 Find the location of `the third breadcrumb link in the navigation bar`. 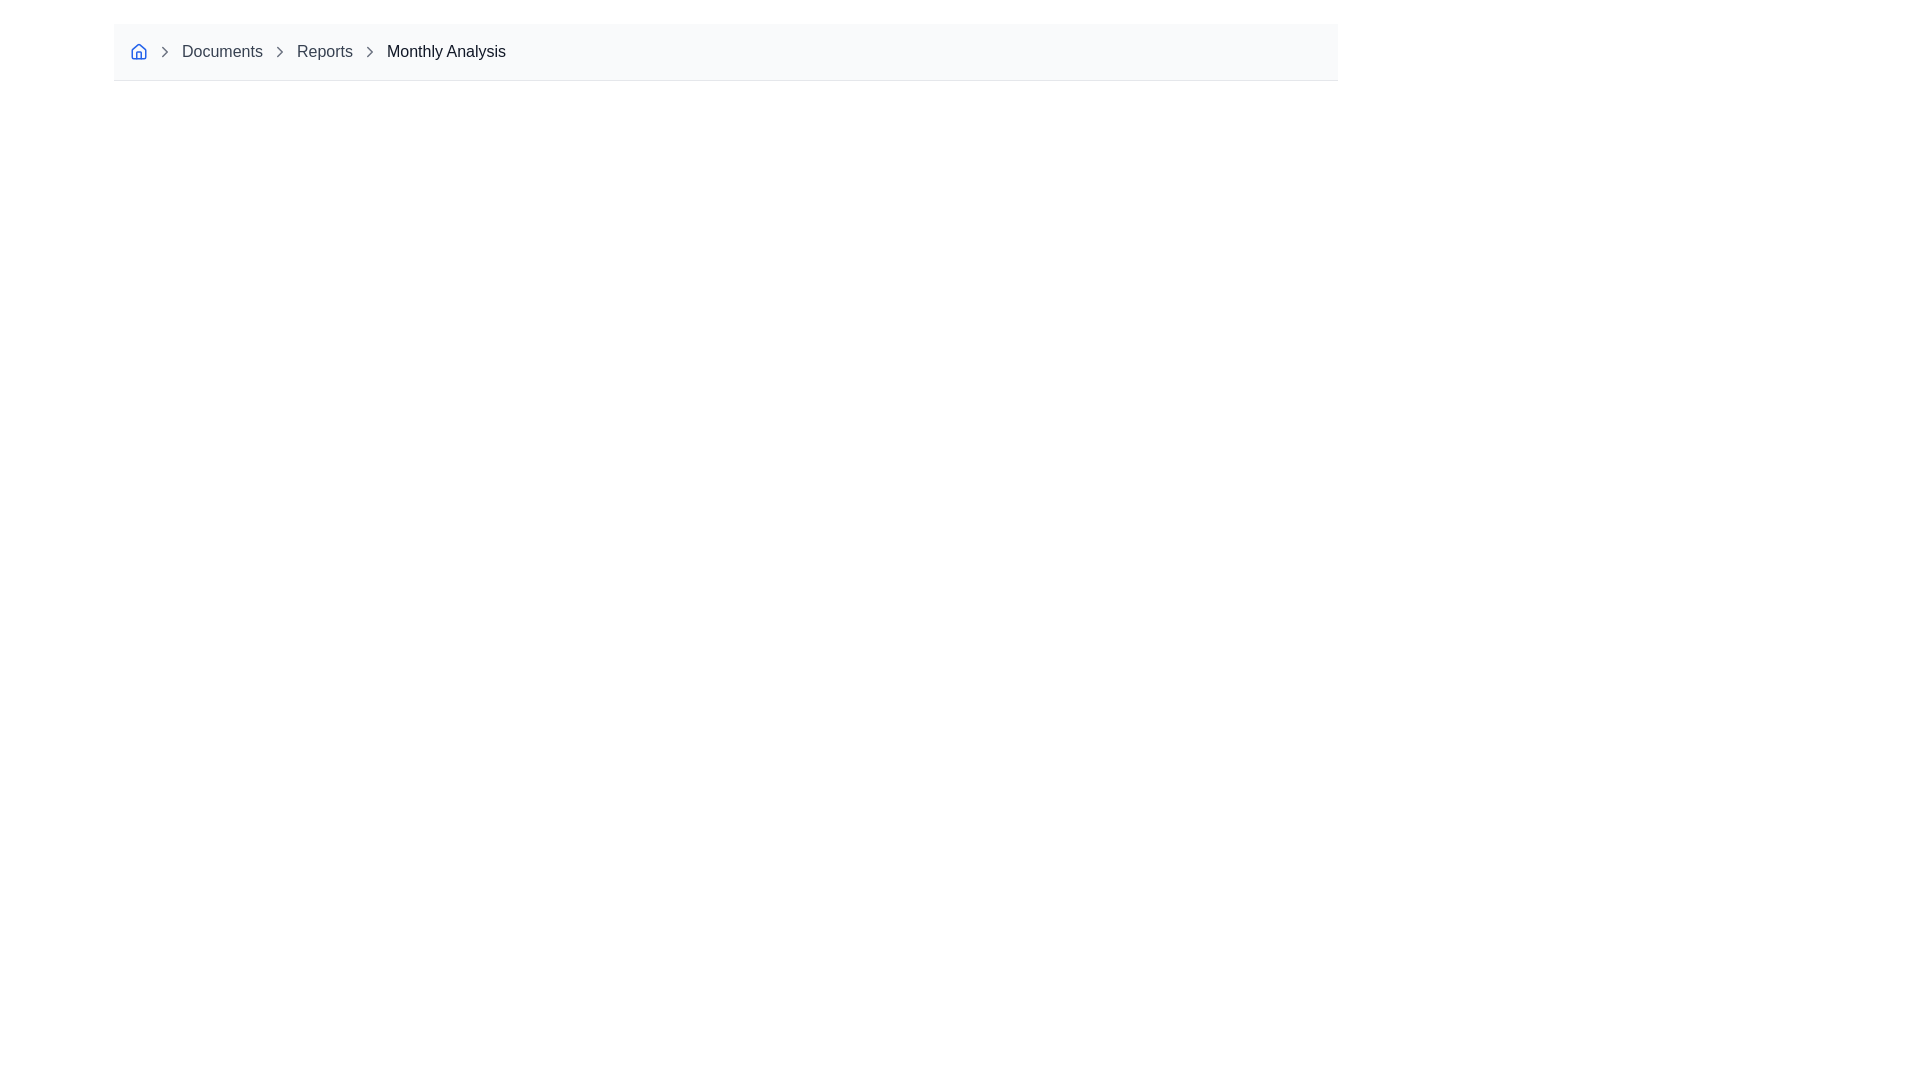

the third breadcrumb link in the navigation bar is located at coordinates (222, 50).